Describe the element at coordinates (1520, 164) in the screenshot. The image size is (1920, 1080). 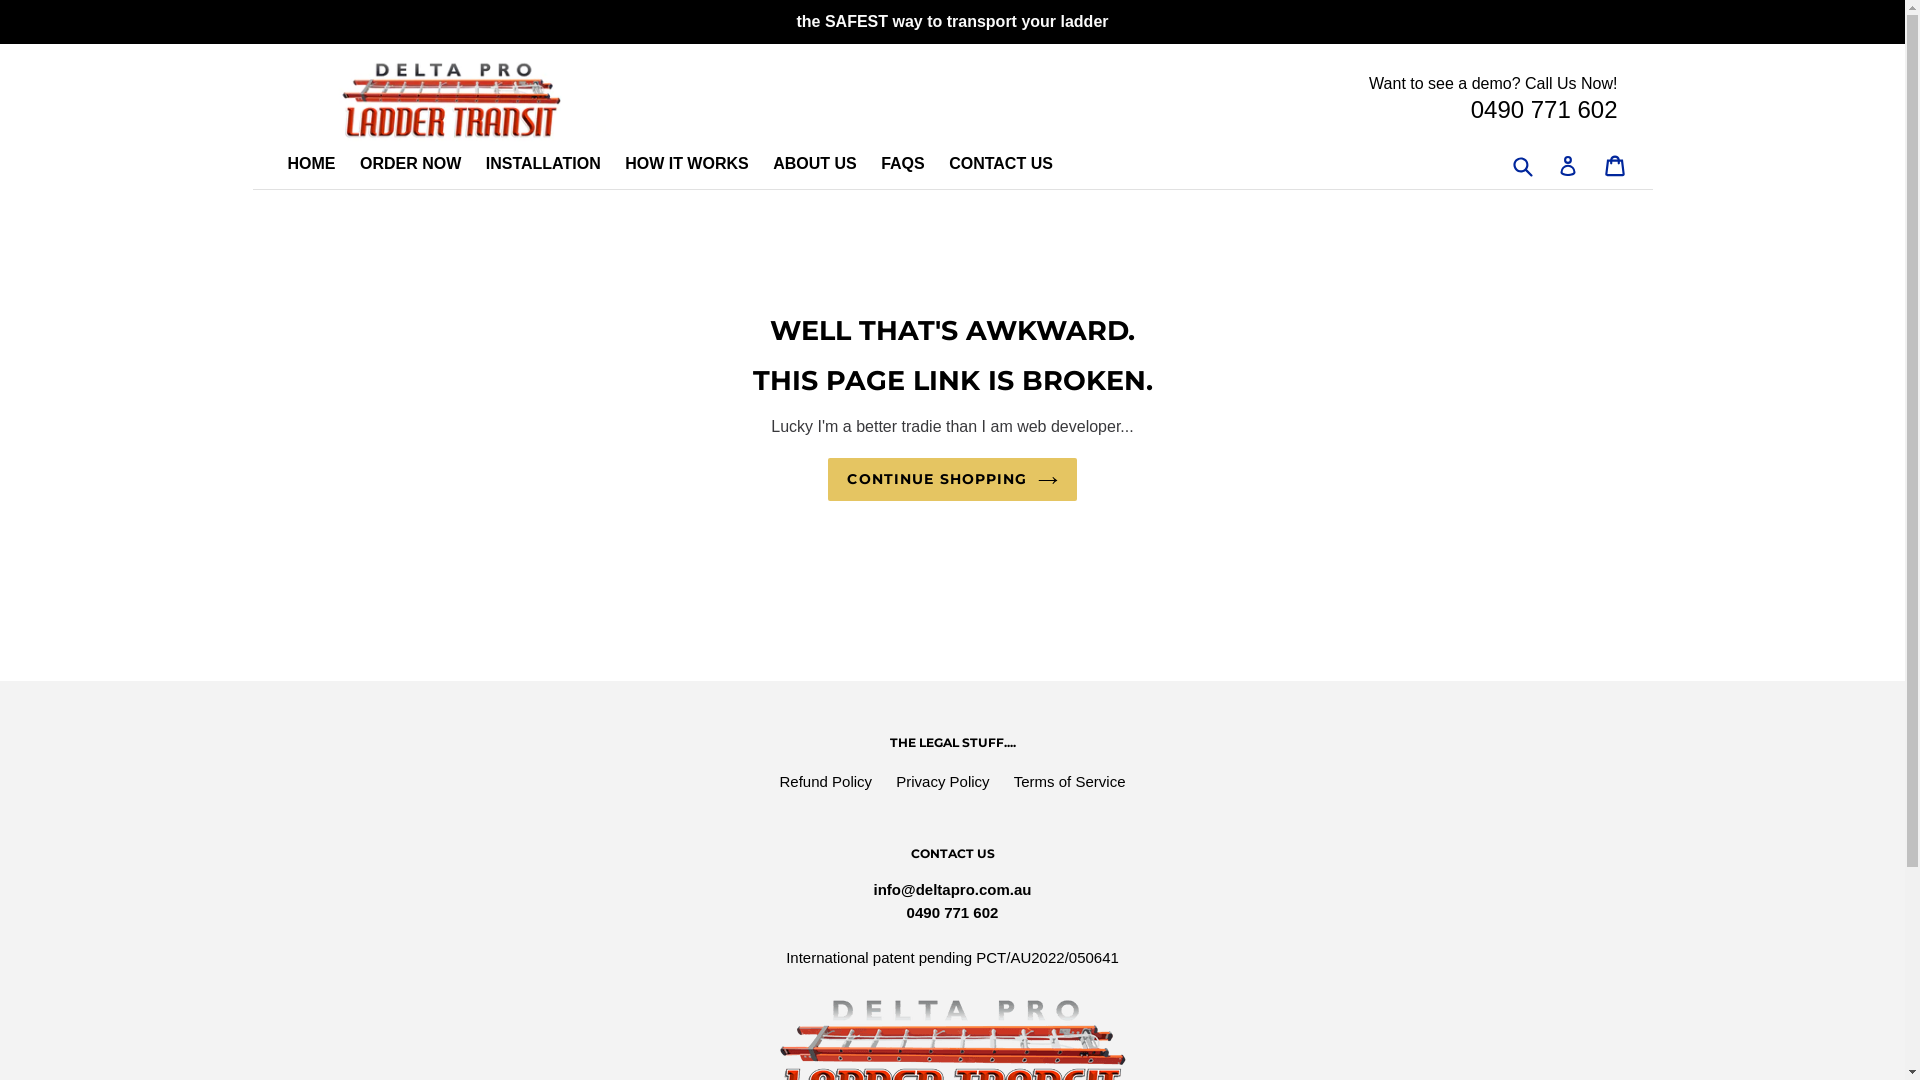
I see `'Submit'` at that location.